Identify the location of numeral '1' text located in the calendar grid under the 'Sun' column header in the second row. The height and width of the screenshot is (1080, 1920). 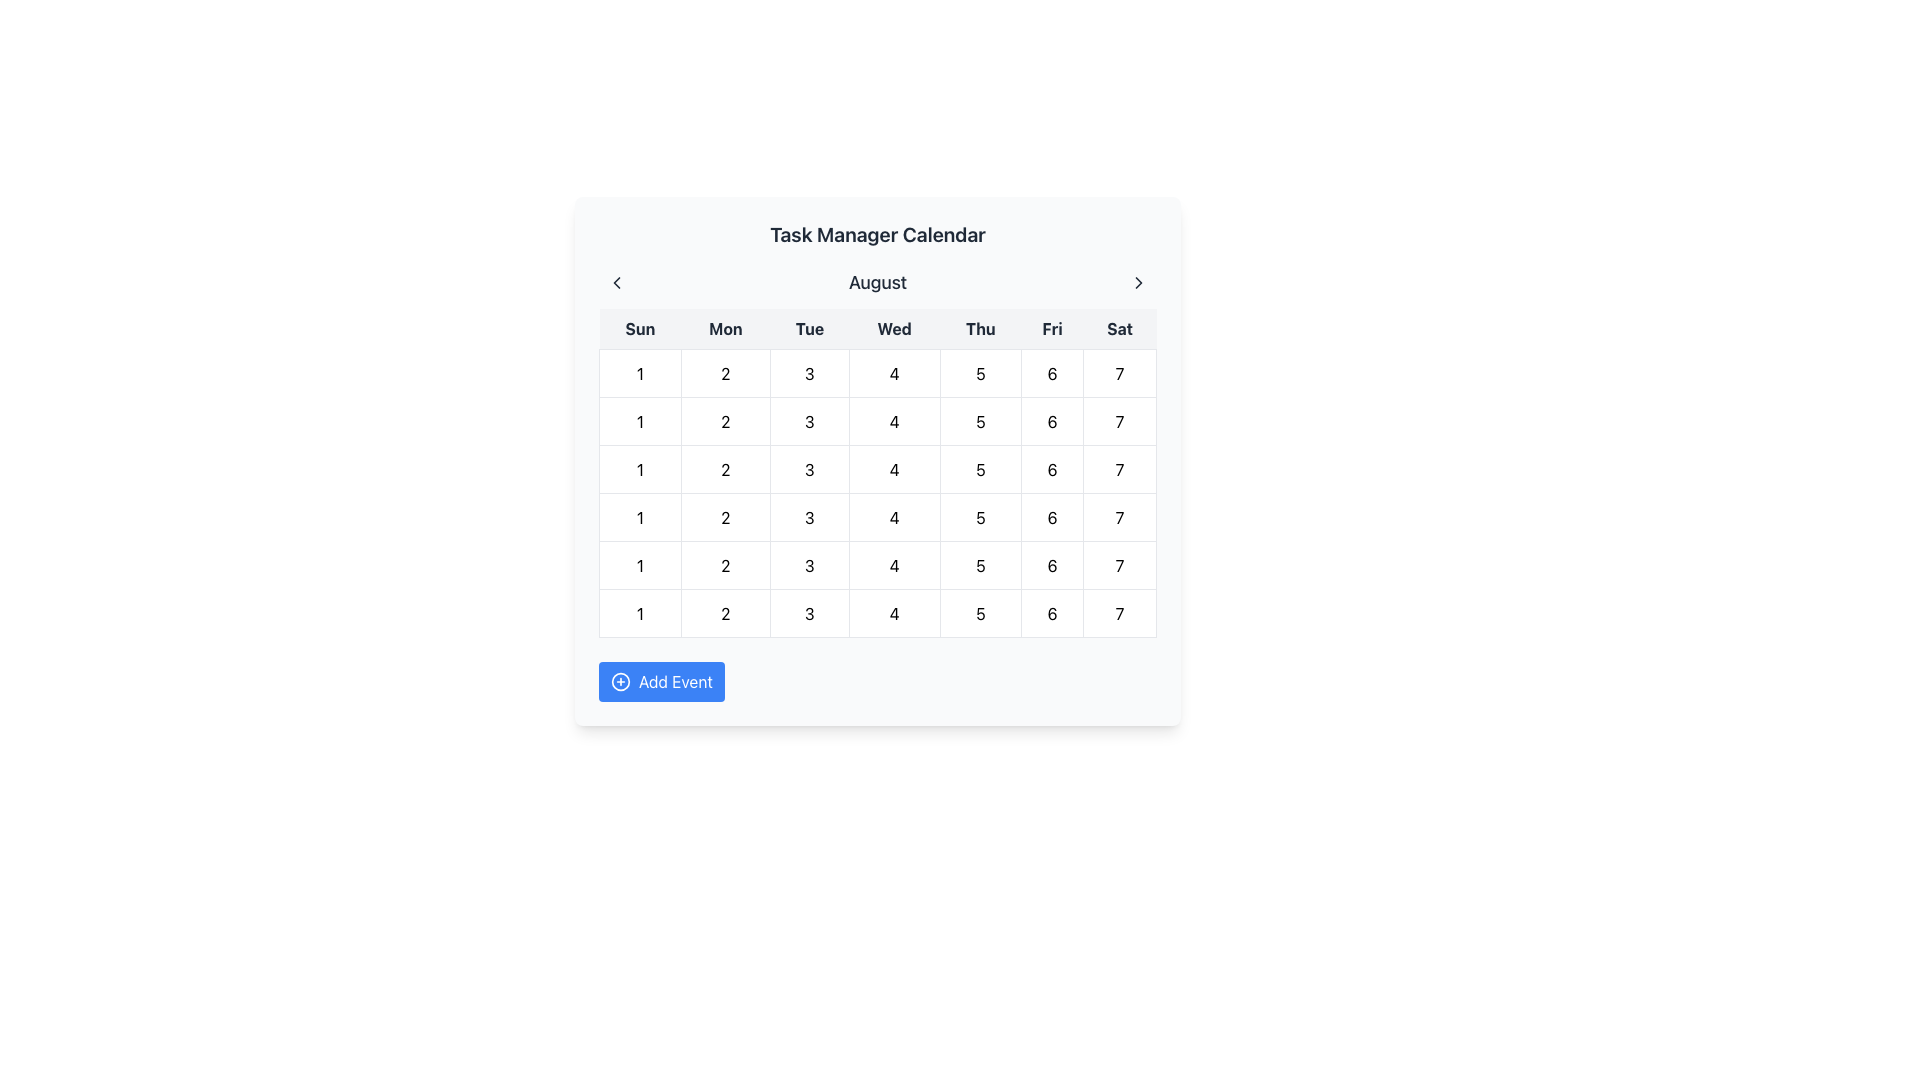
(640, 469).